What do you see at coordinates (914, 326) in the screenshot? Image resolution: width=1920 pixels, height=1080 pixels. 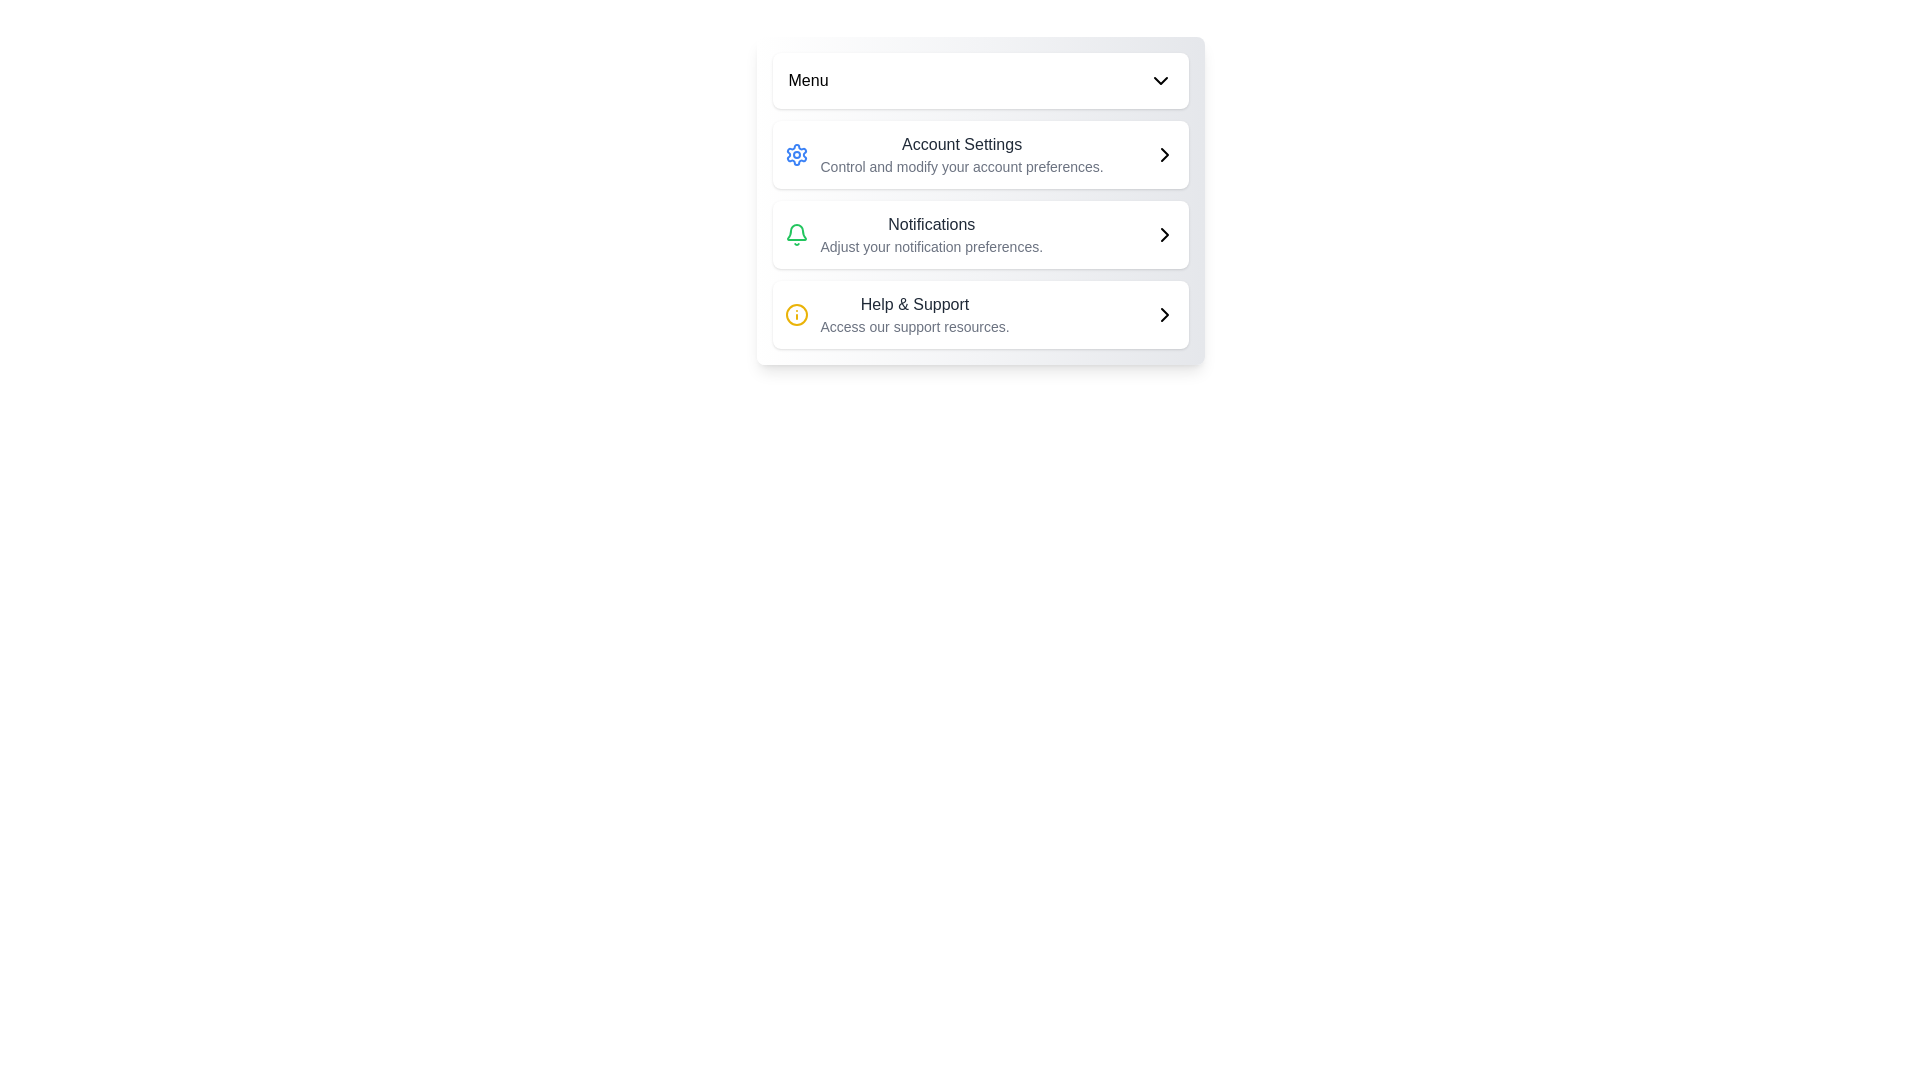 I see `the descriptive Text label located below the 'Help & Support' phrase in the bottom section of the Help & Support module` at bounding box center [914, 326].